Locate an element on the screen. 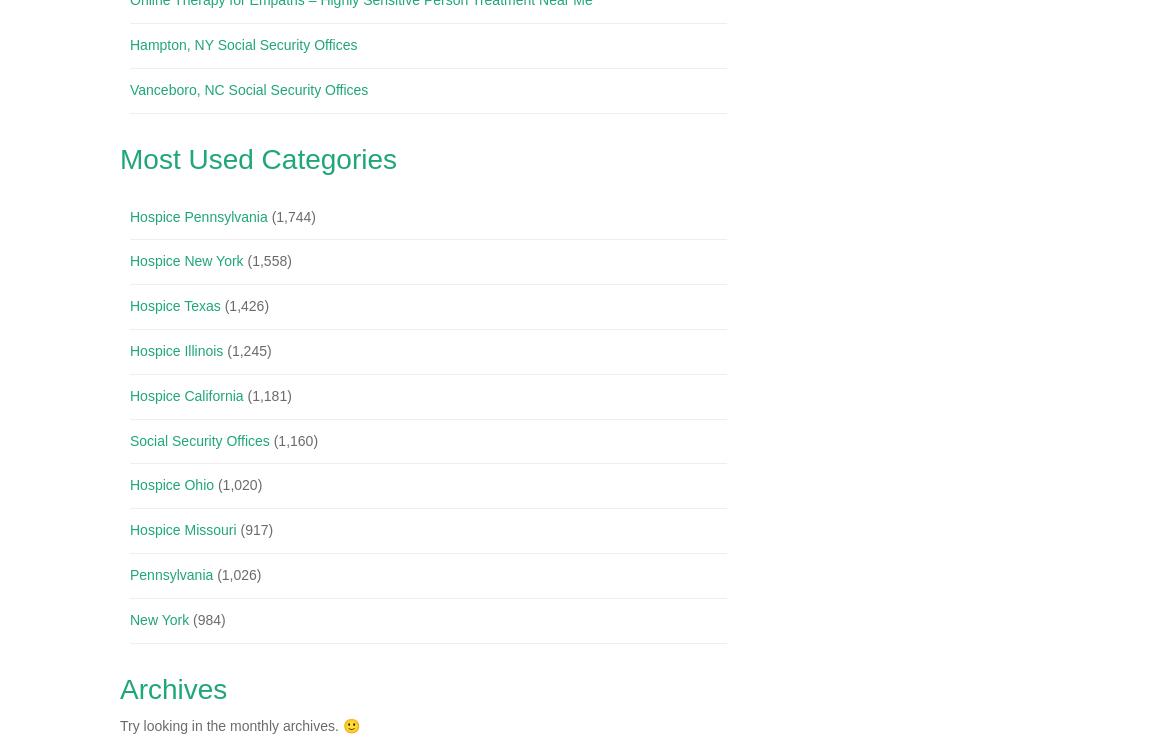 This screenshot has width=1150, height=748. 'Hampton, NY Social Security Offices' is located at coordinates (242, 45).